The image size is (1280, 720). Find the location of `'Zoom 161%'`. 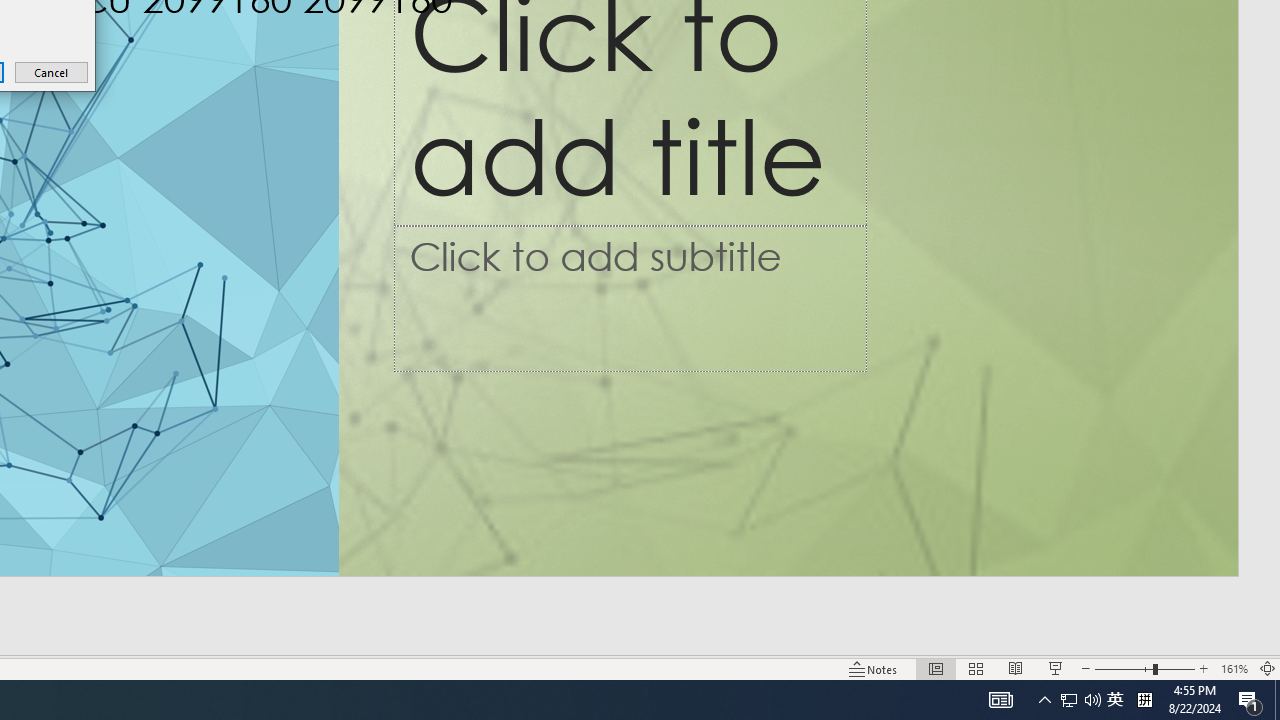

'Zoom 161%' is located at coordinates (1233, 669).